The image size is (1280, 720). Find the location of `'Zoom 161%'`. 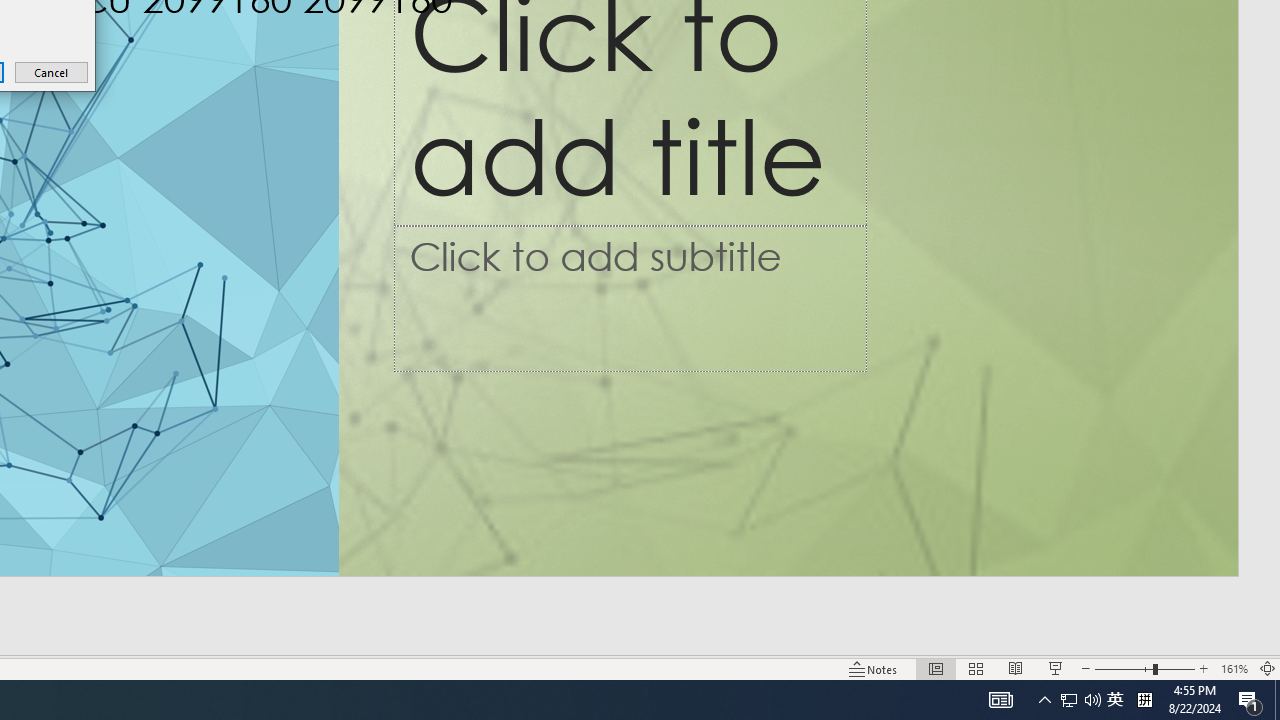

'Zoom 161%' is located at coordinates (1233, 669).